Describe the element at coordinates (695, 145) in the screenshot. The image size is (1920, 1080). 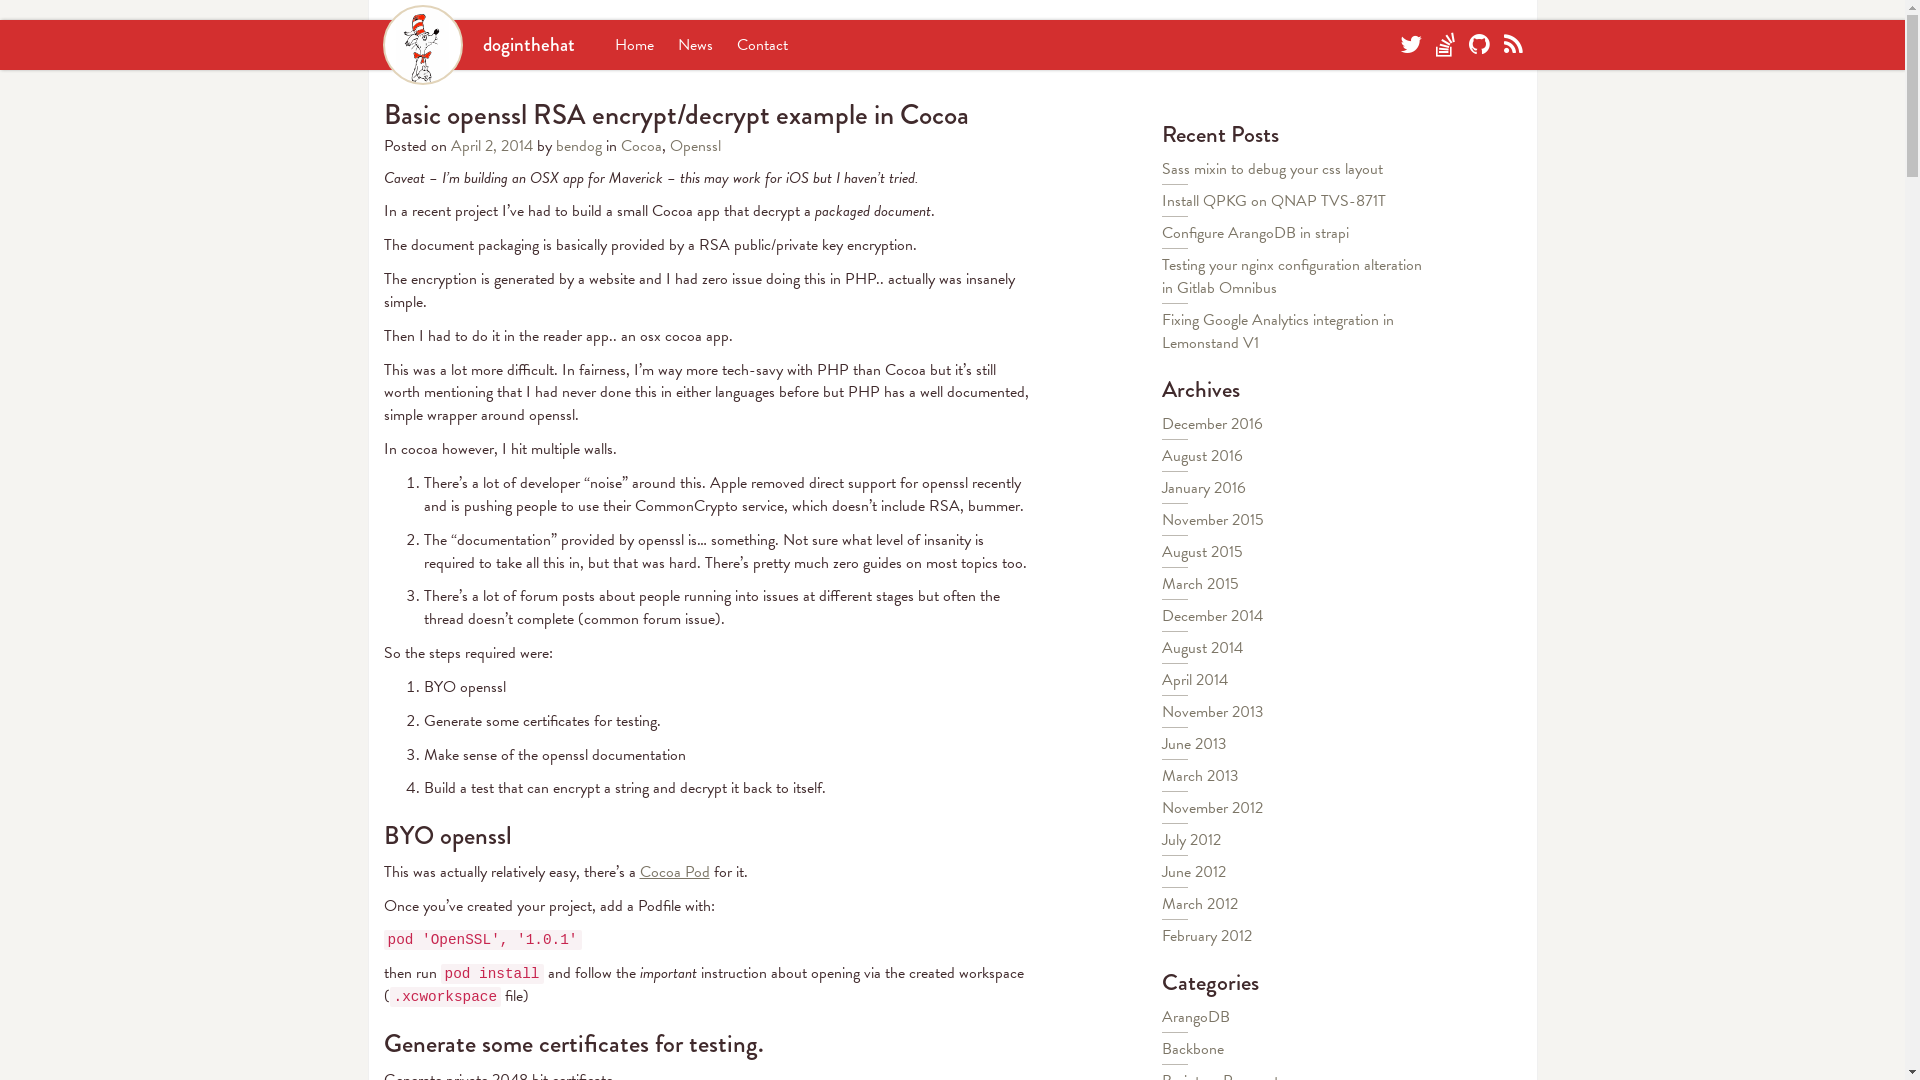
I see `'Openssl'` at that location.